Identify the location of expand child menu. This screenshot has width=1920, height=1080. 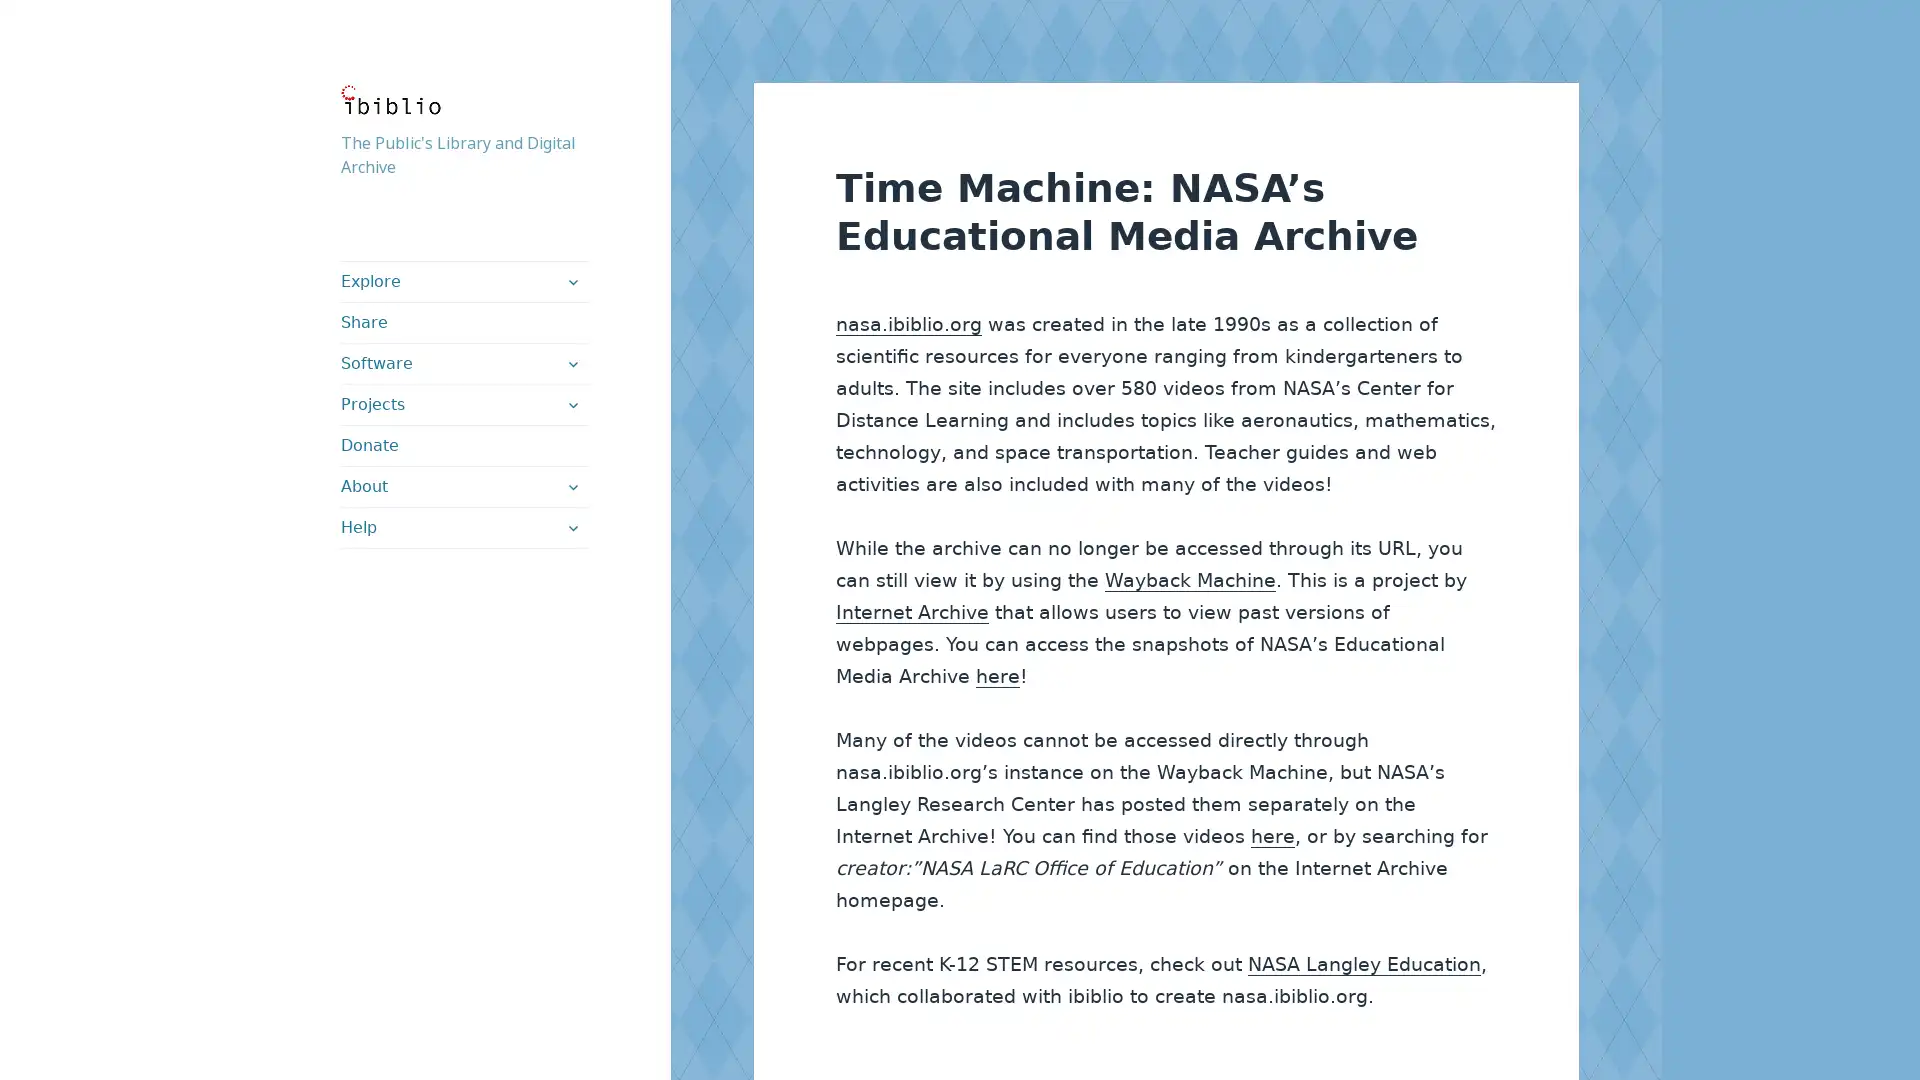
(570, 527).